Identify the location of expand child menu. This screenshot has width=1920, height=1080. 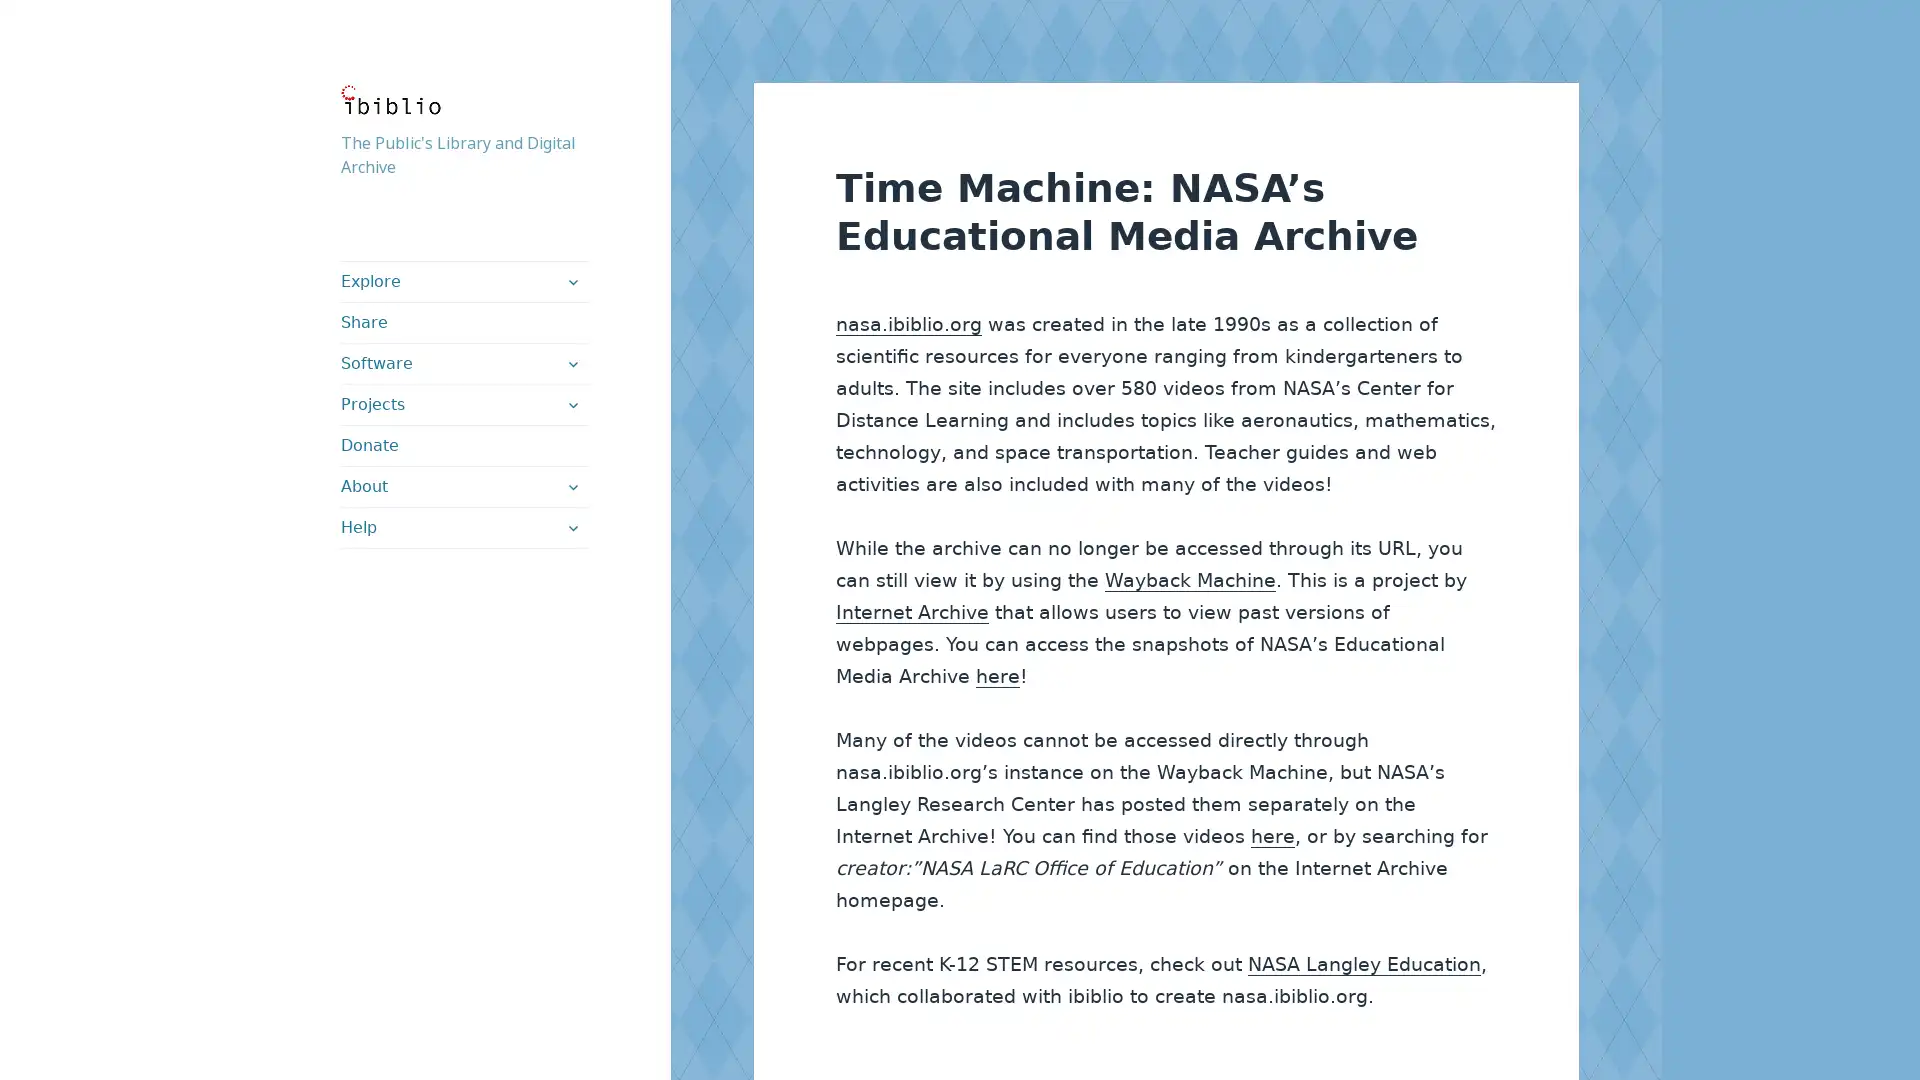
(570, 527).